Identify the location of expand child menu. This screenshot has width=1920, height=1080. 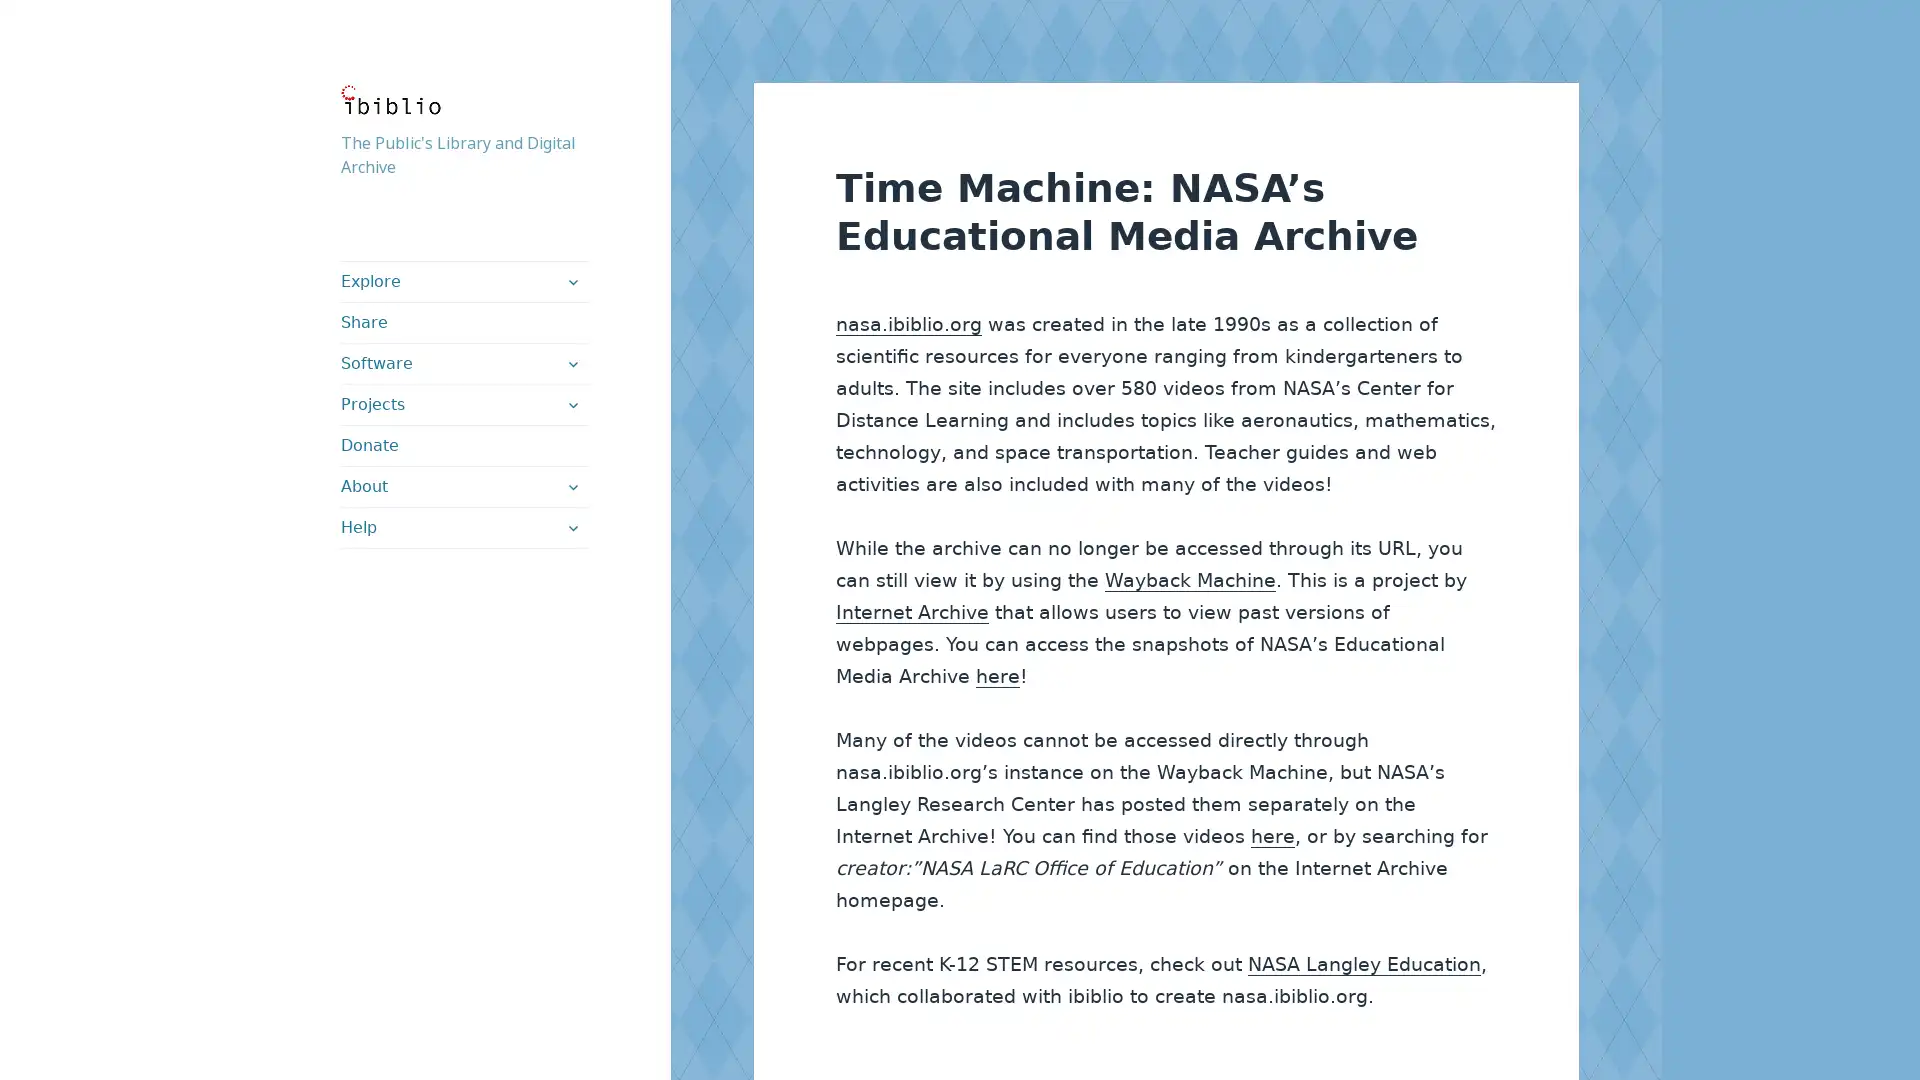
(570, 527).